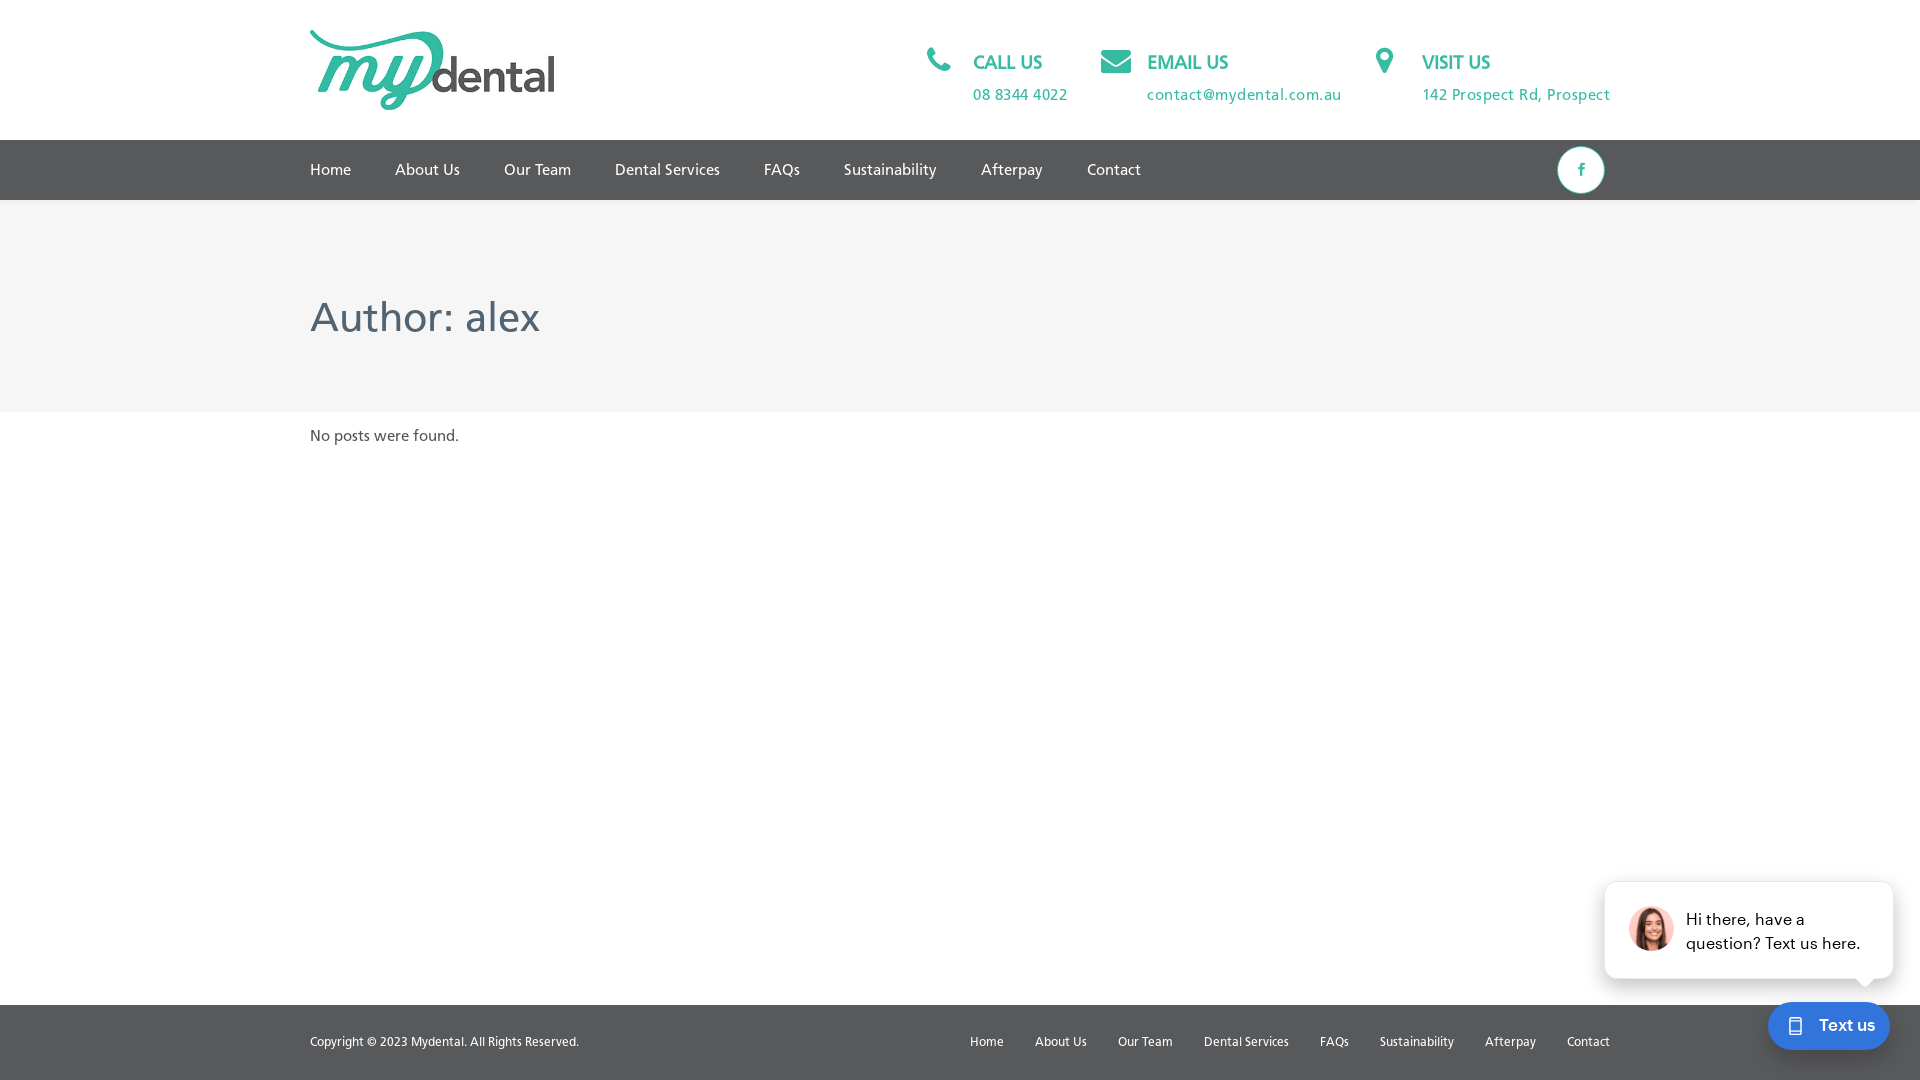 The image size is (1920, 1080). Describe the element at coordinates (537, 168) in the screenshot. I see `'Our Team'` at that location.